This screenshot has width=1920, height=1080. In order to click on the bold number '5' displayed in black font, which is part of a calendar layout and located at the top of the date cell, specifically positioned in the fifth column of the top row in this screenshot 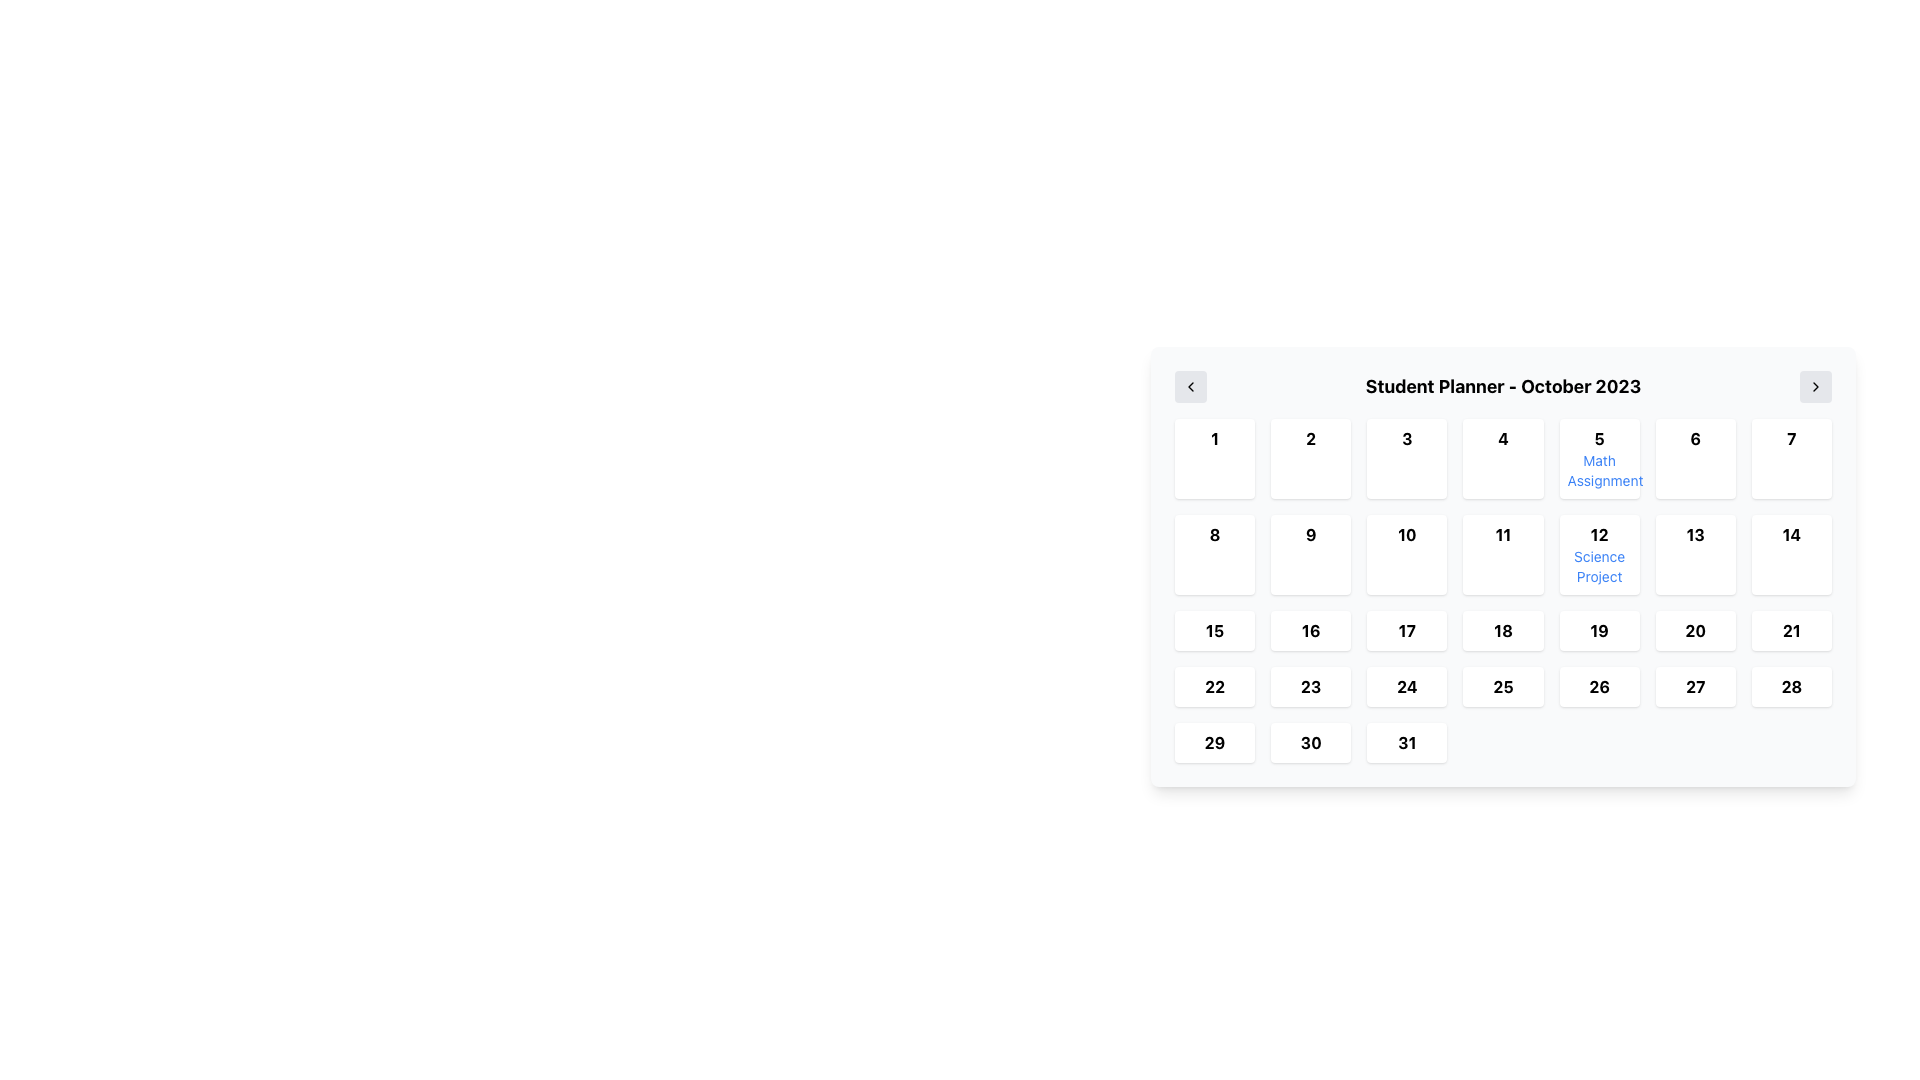, I will do `click(1598, 438)`.